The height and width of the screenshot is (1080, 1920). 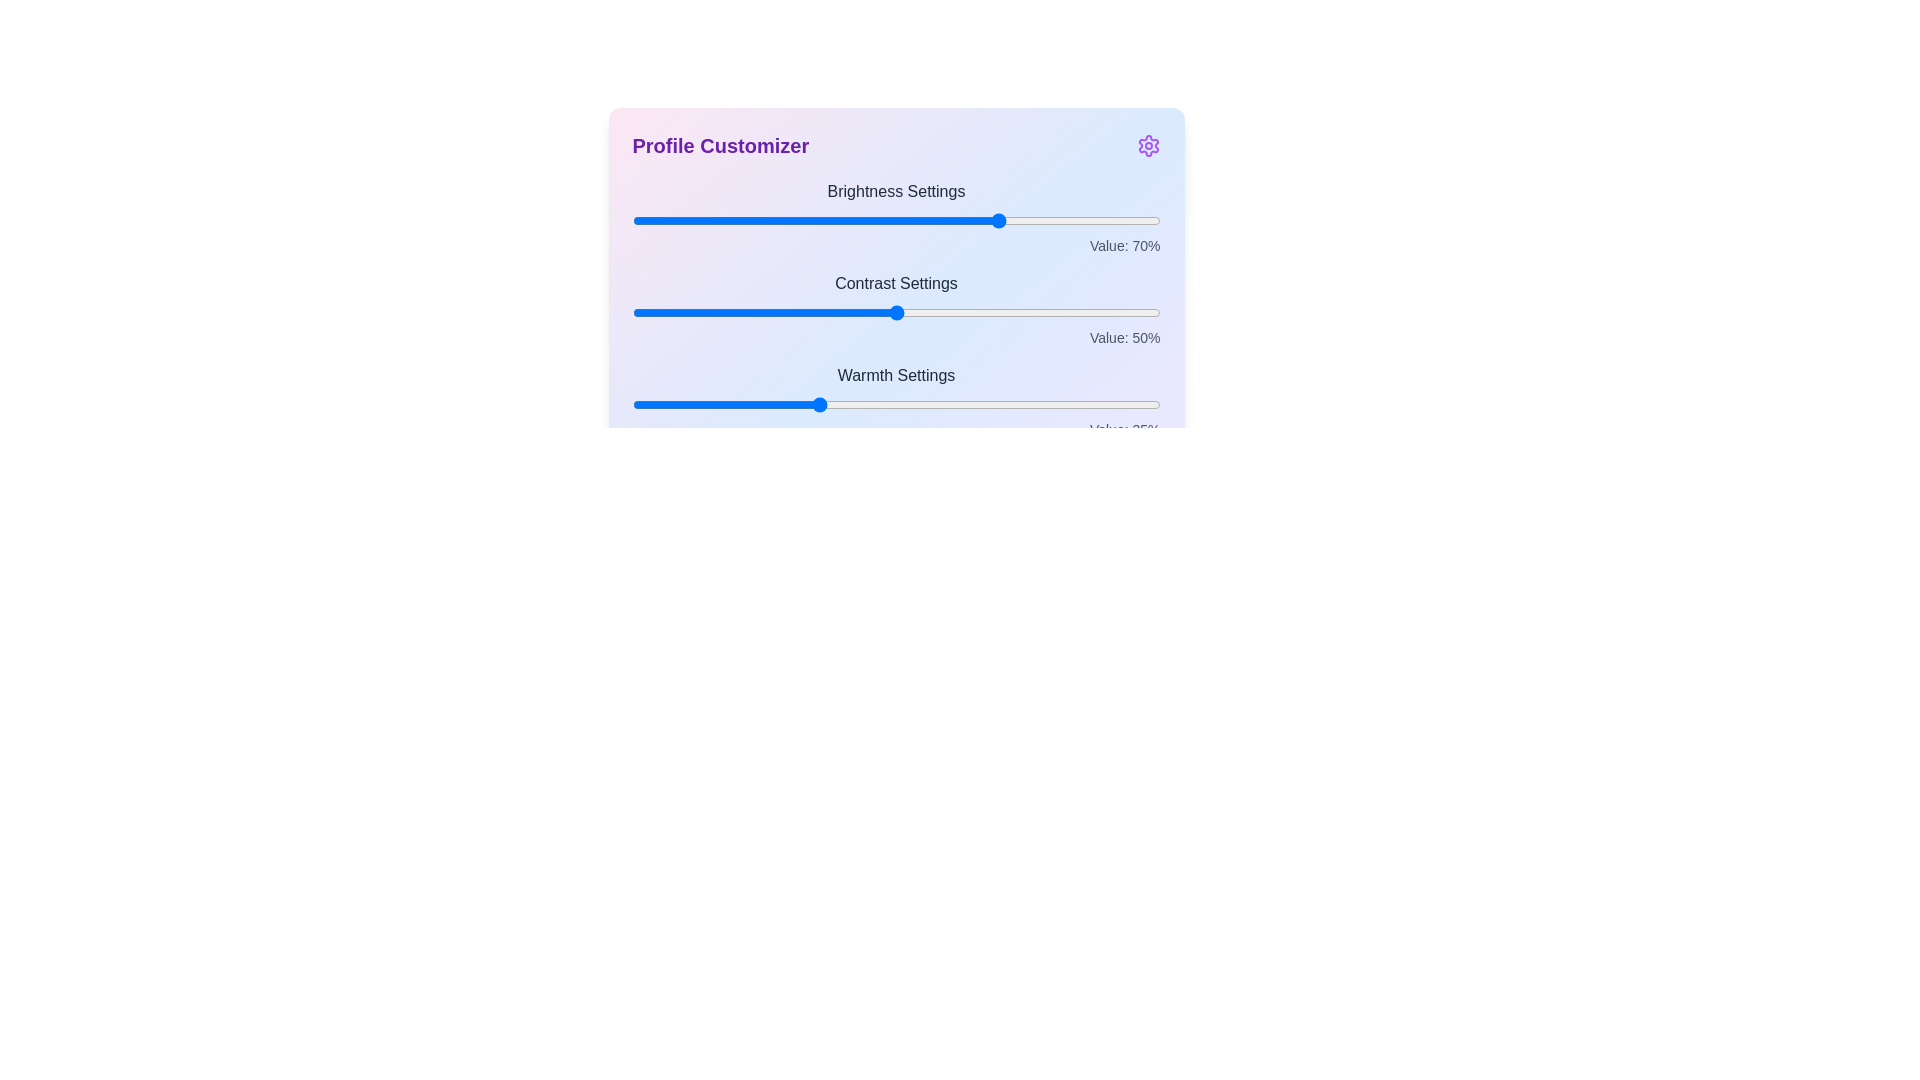 What do you see at coordinates (1002, 220) in the screenshot?
I see `the slider for 0 to a value of 70` at bounding box center [1002, 220].